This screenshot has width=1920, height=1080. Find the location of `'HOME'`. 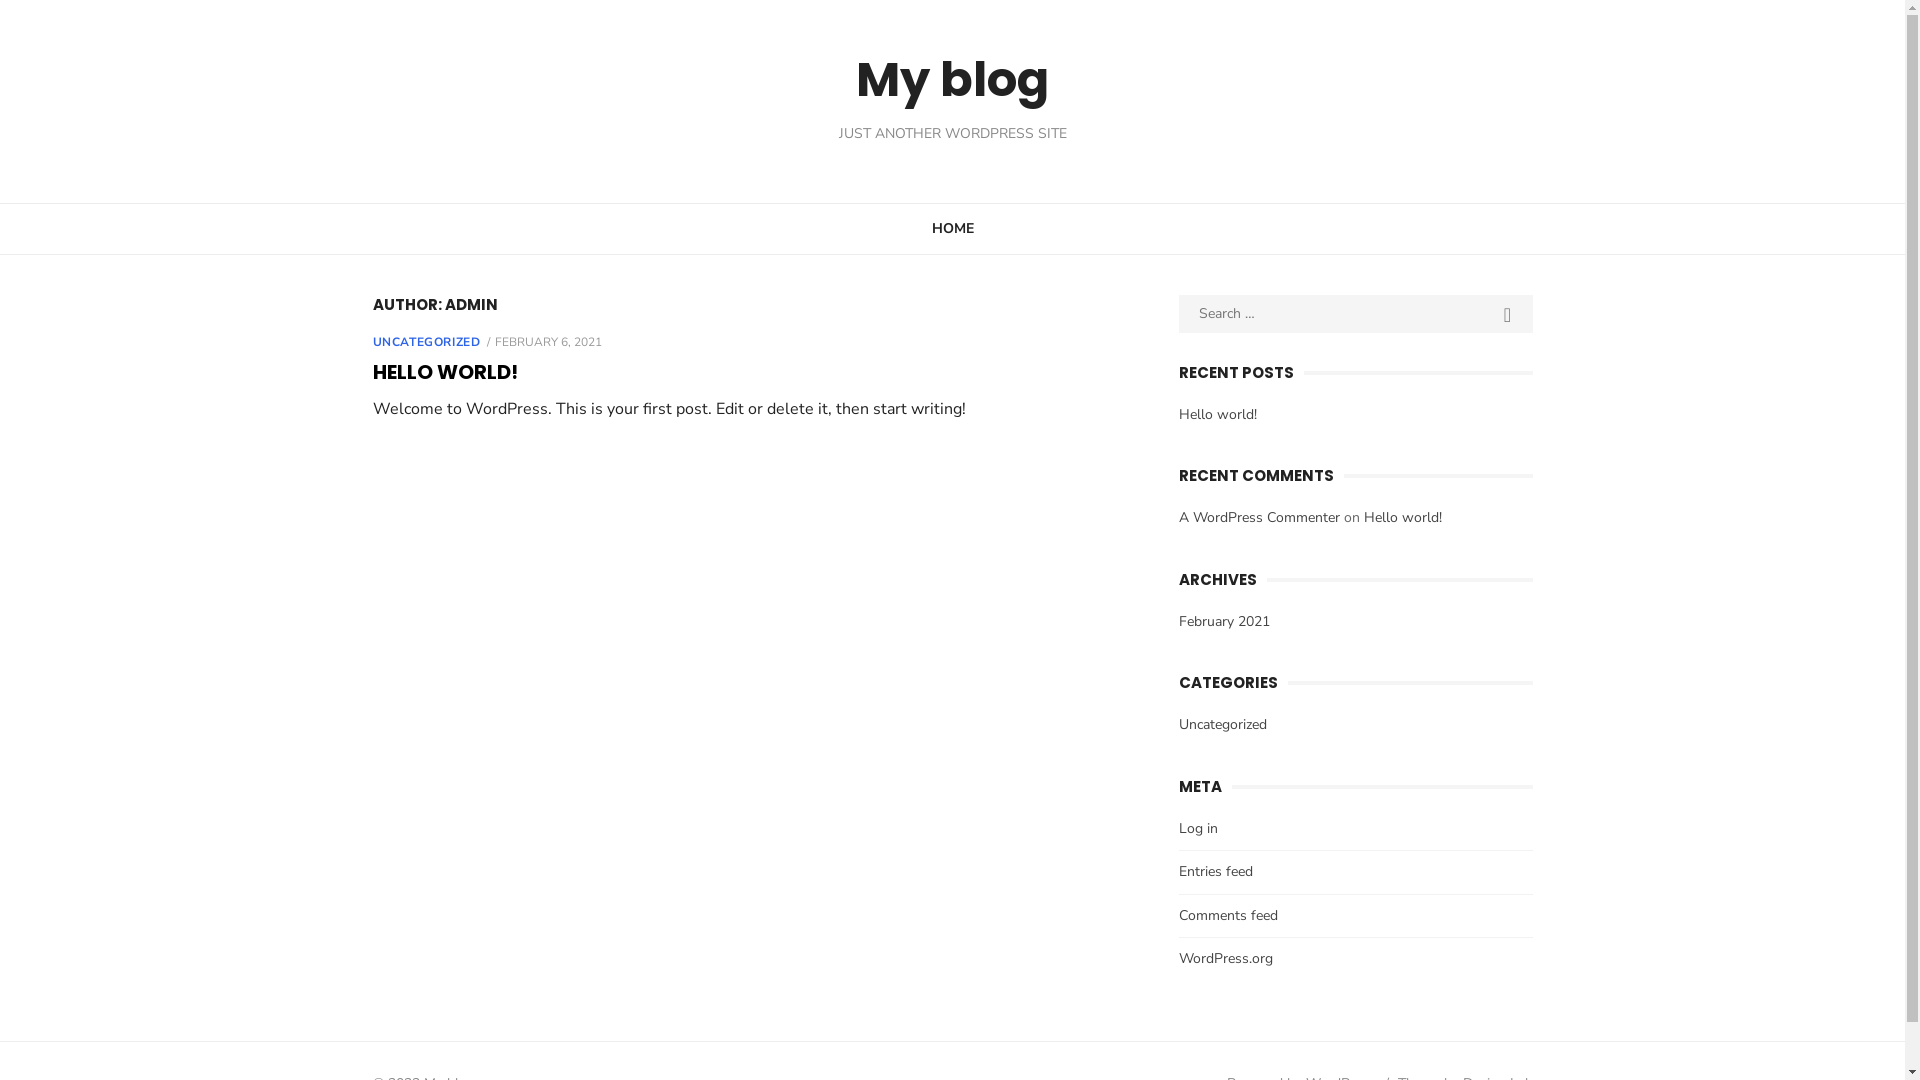

'HOME' is located at coordinates (952, 226).